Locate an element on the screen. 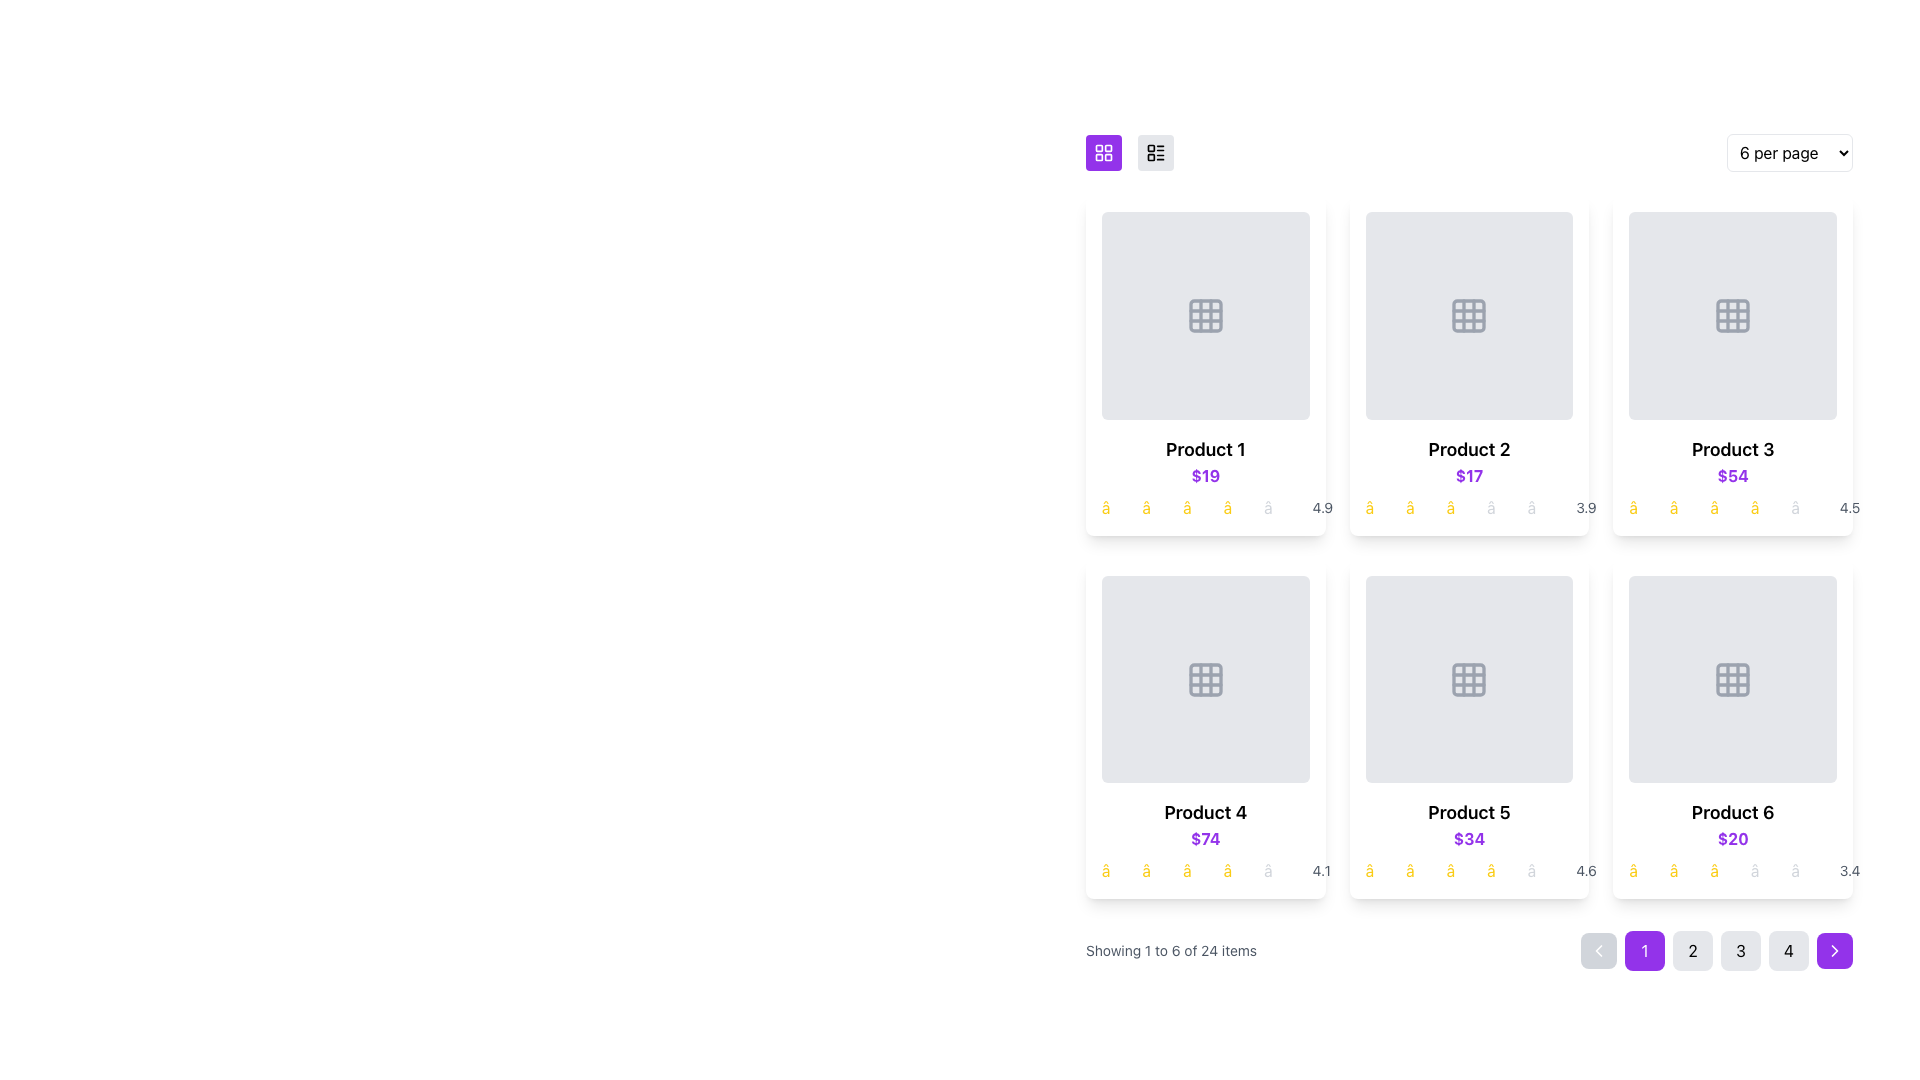 The height and width of the screenshot is (1080, 1920). the text label displaying the price of 'Product 5' in the fifth product card, which is centrally aligned beneath the title and above the rating and review section is located at coordinates (1469, 839).